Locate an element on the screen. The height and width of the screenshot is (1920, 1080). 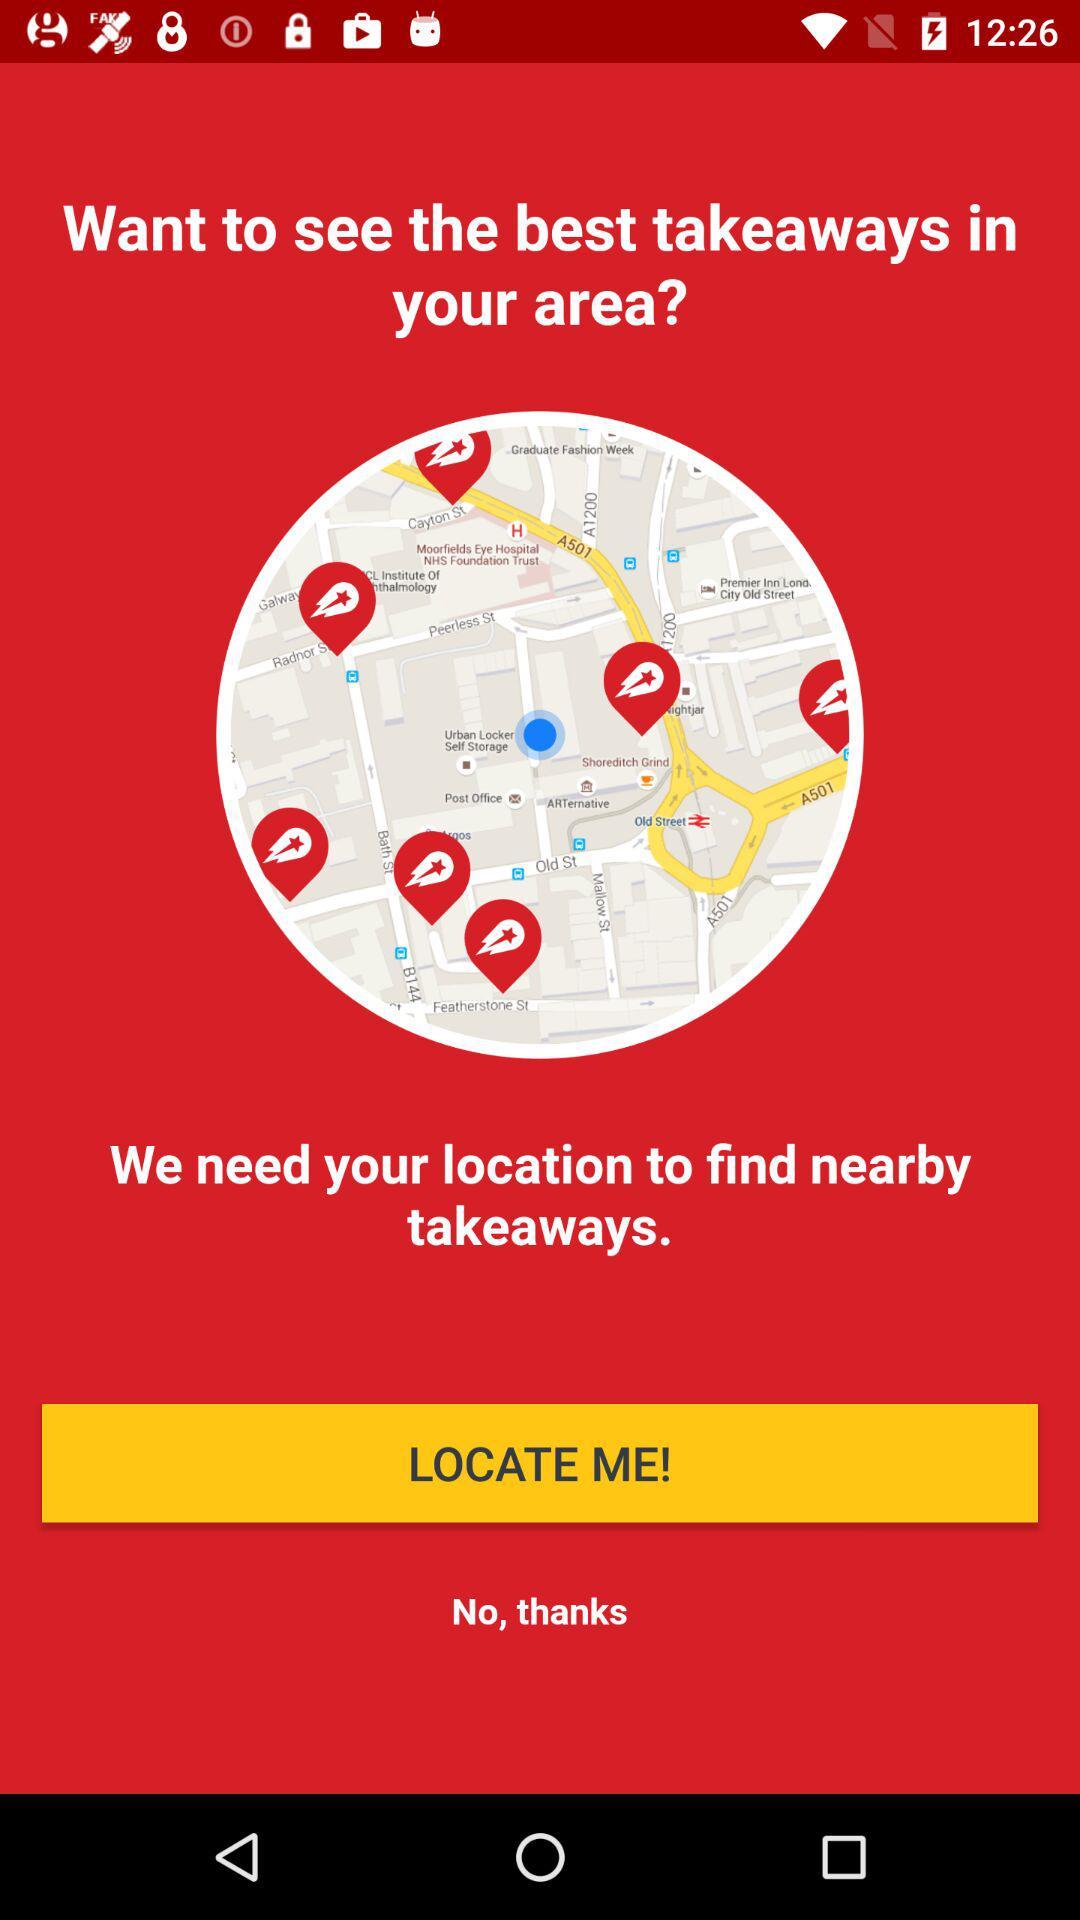
locate me! icon is located at coordinates (540, 1463).